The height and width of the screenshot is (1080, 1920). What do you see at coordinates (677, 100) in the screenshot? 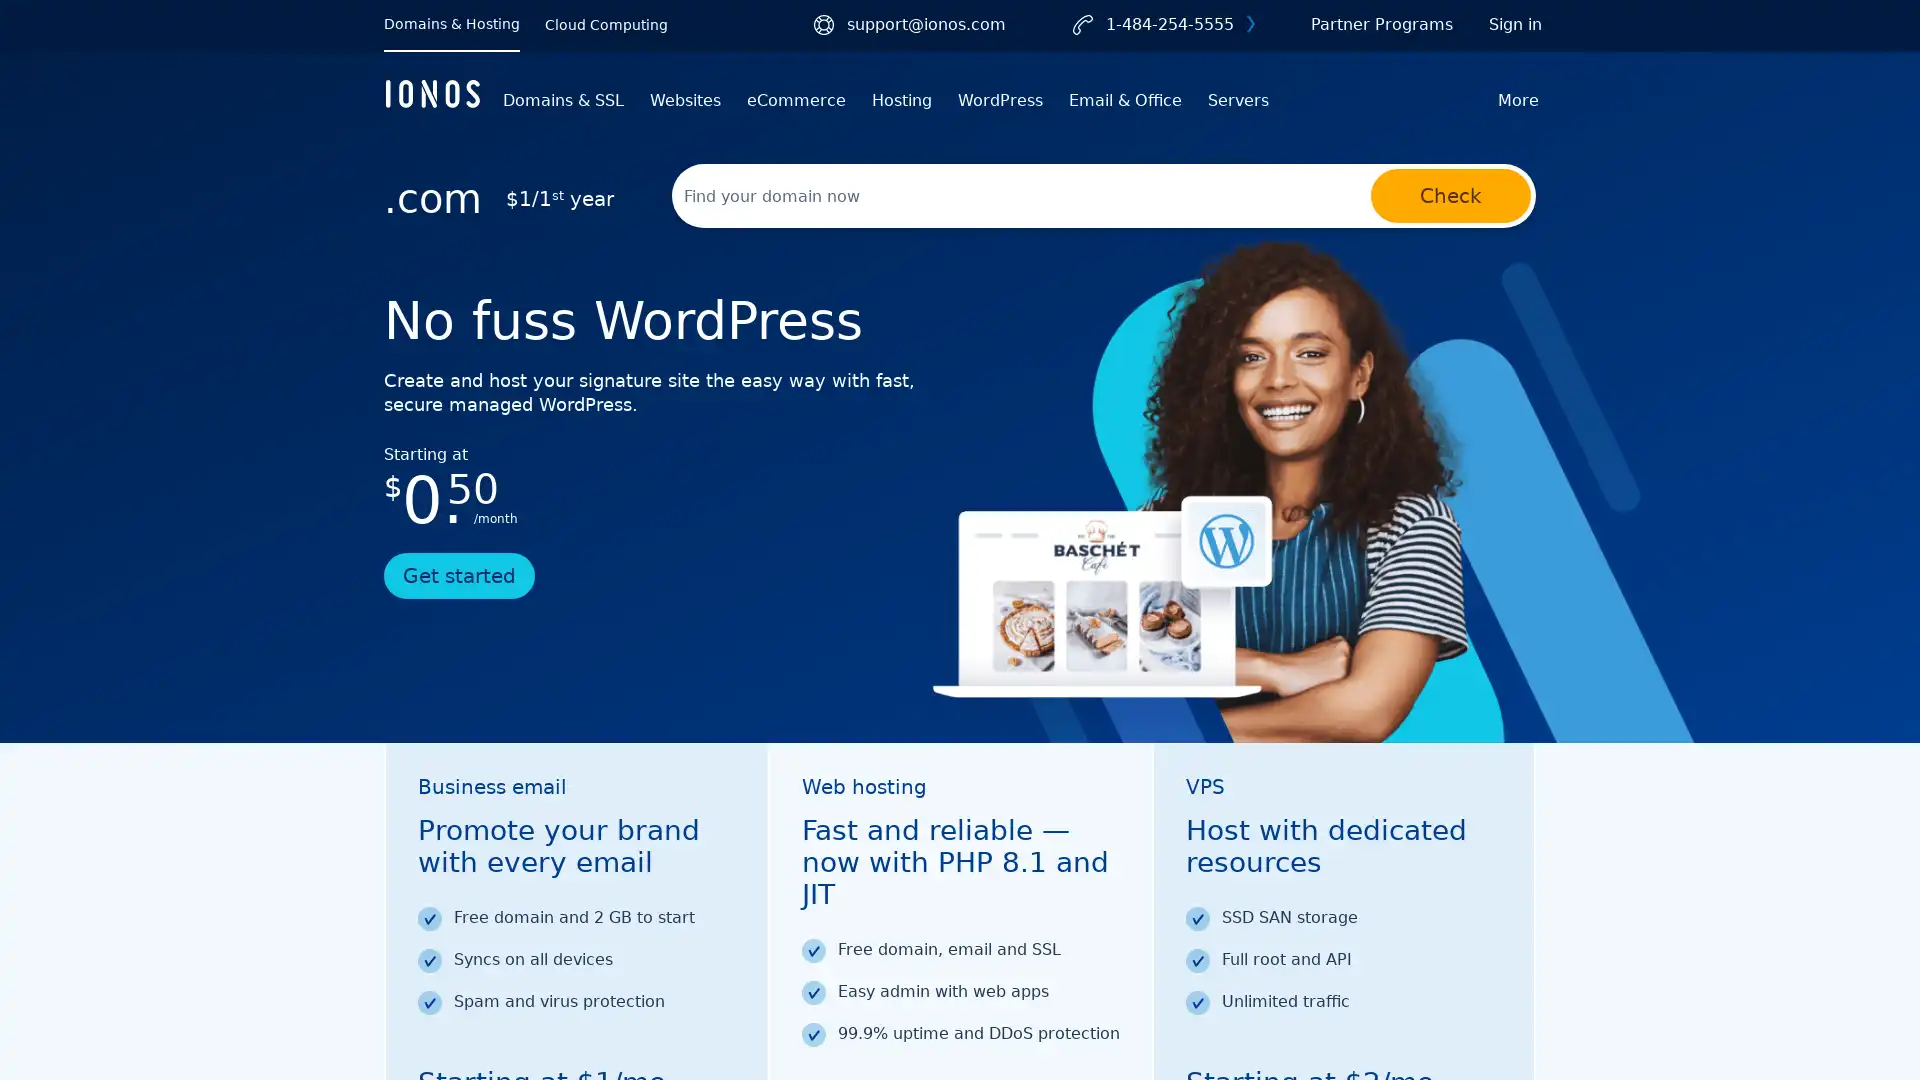
I see `Websites` at bounding box center [677, 100].